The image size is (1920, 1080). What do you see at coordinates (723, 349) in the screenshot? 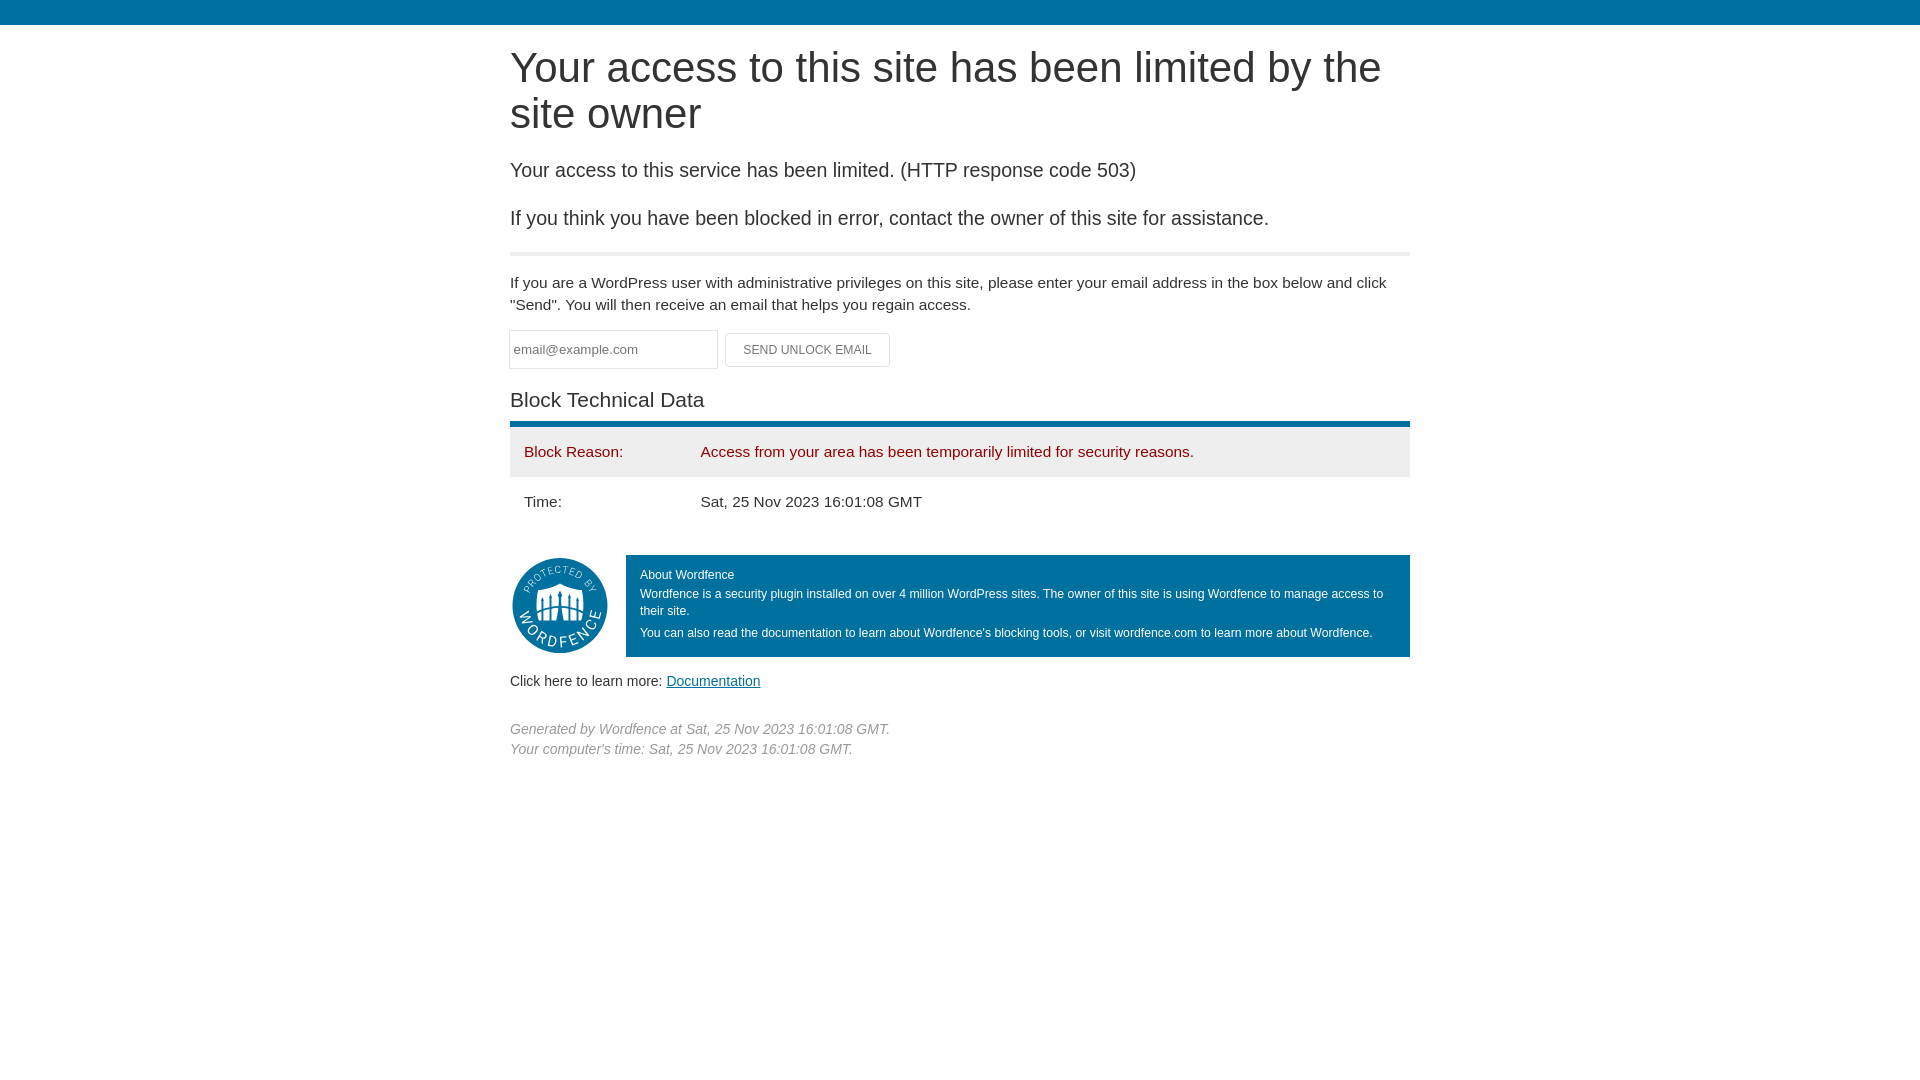
I see `'Send Unlock Email'` at bounding box center [723, 349].